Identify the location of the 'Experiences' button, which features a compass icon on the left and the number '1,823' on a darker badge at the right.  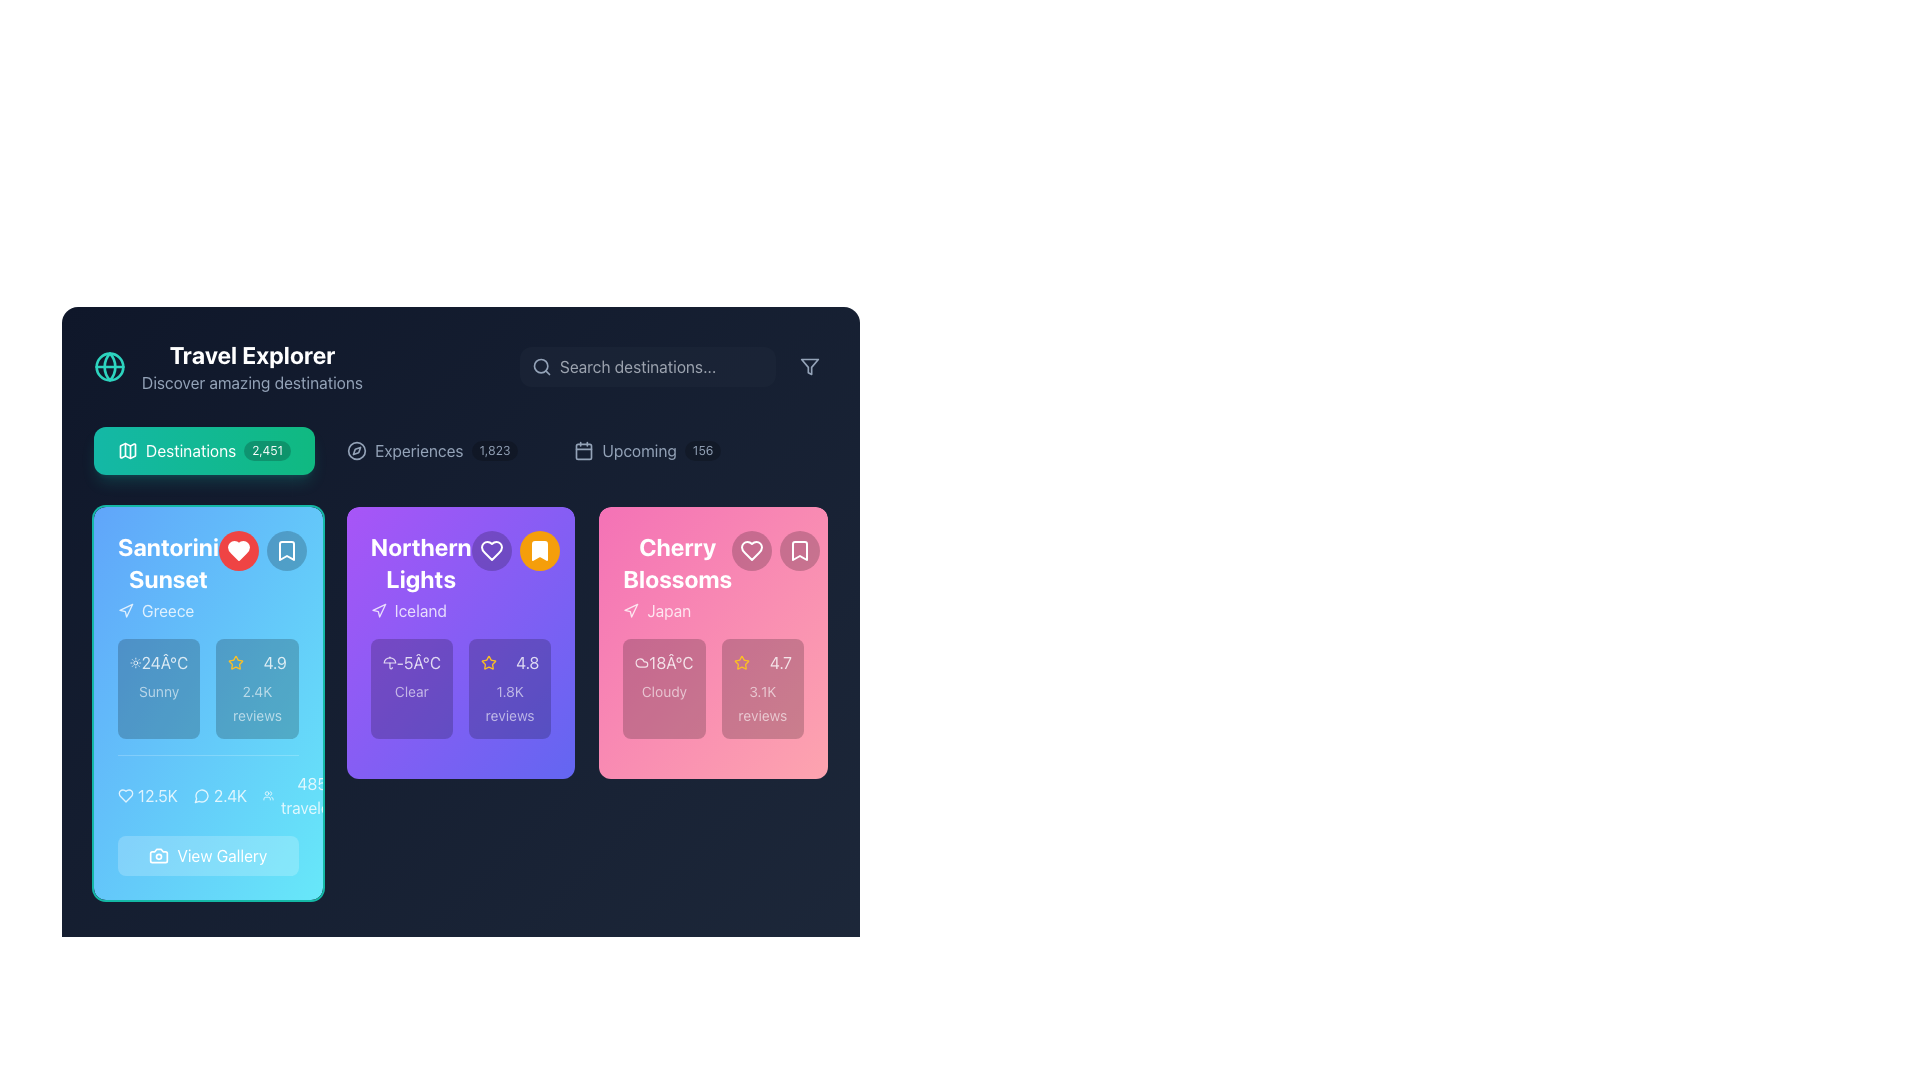
(431, 451).